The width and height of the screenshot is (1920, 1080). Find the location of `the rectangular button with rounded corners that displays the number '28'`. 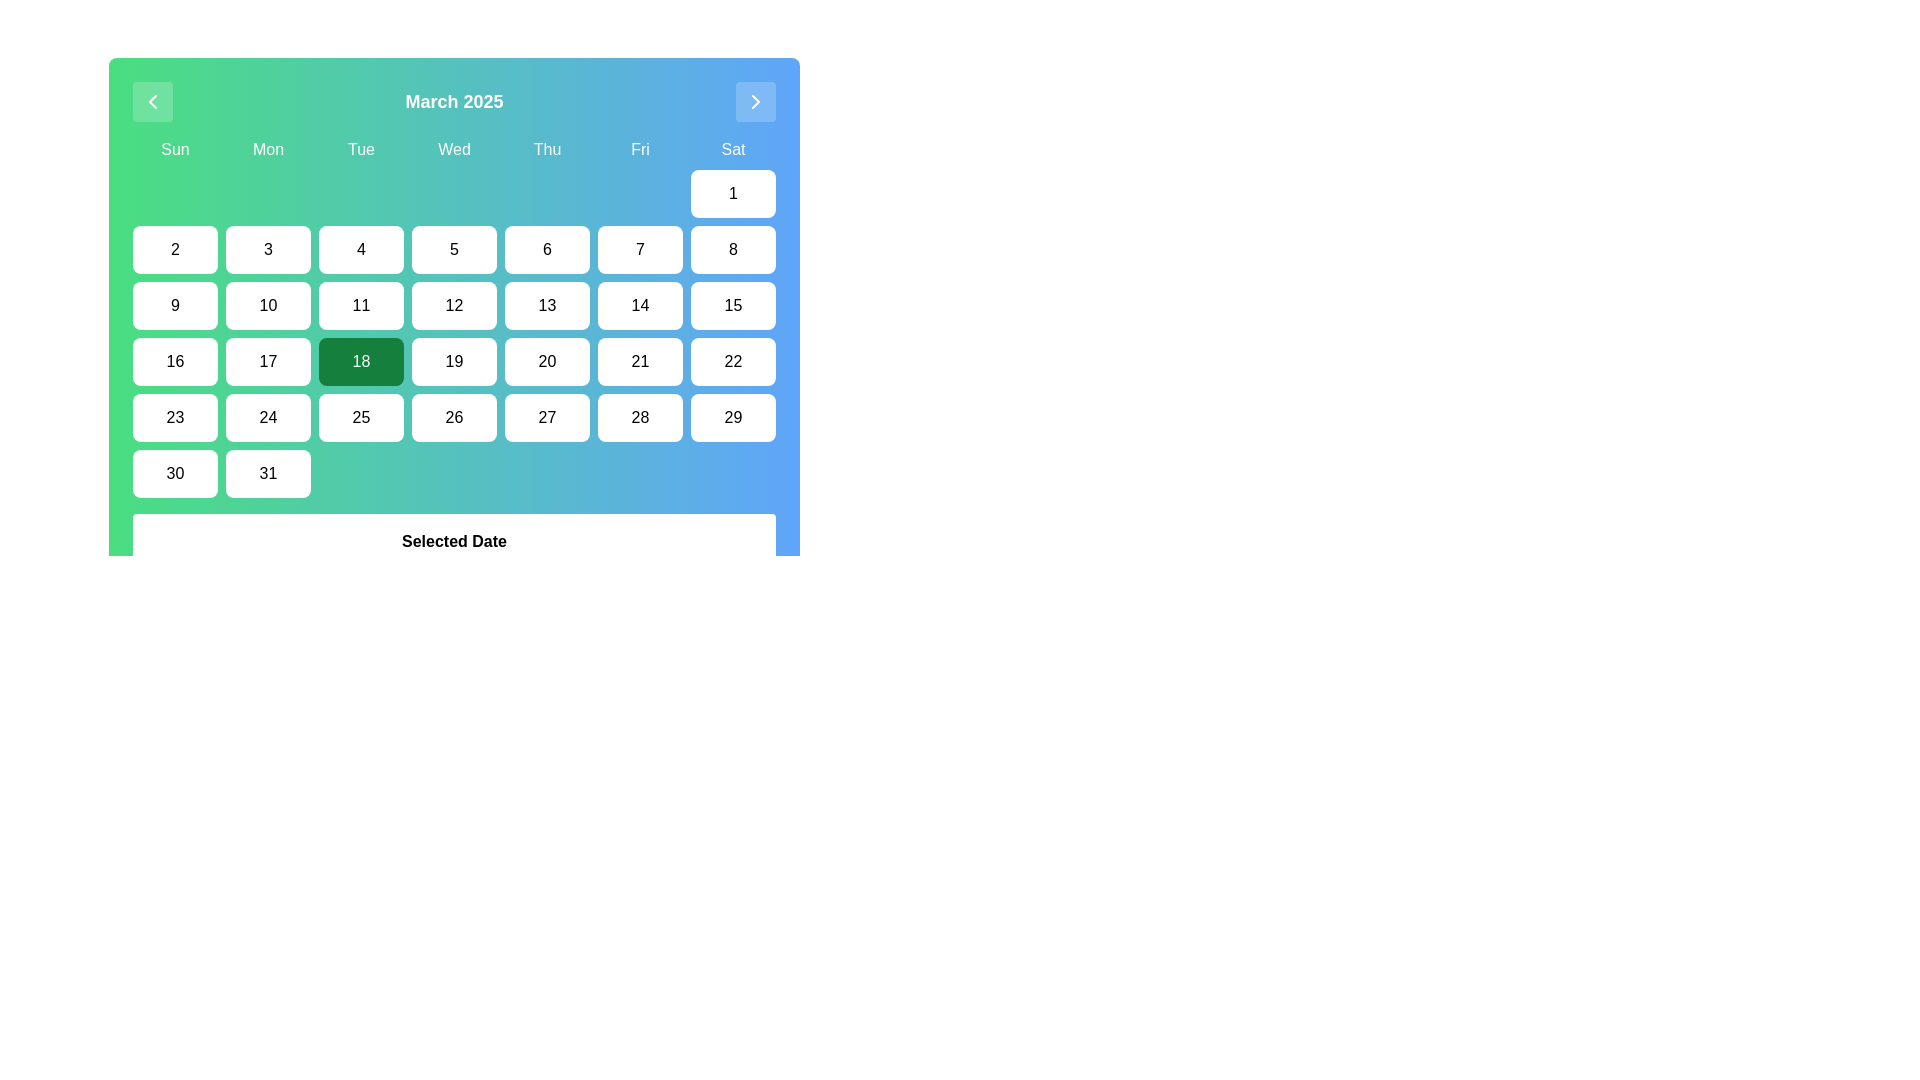

the rectangular button with rounded corners that displays the number '28' is located at coordinates (640, 416).